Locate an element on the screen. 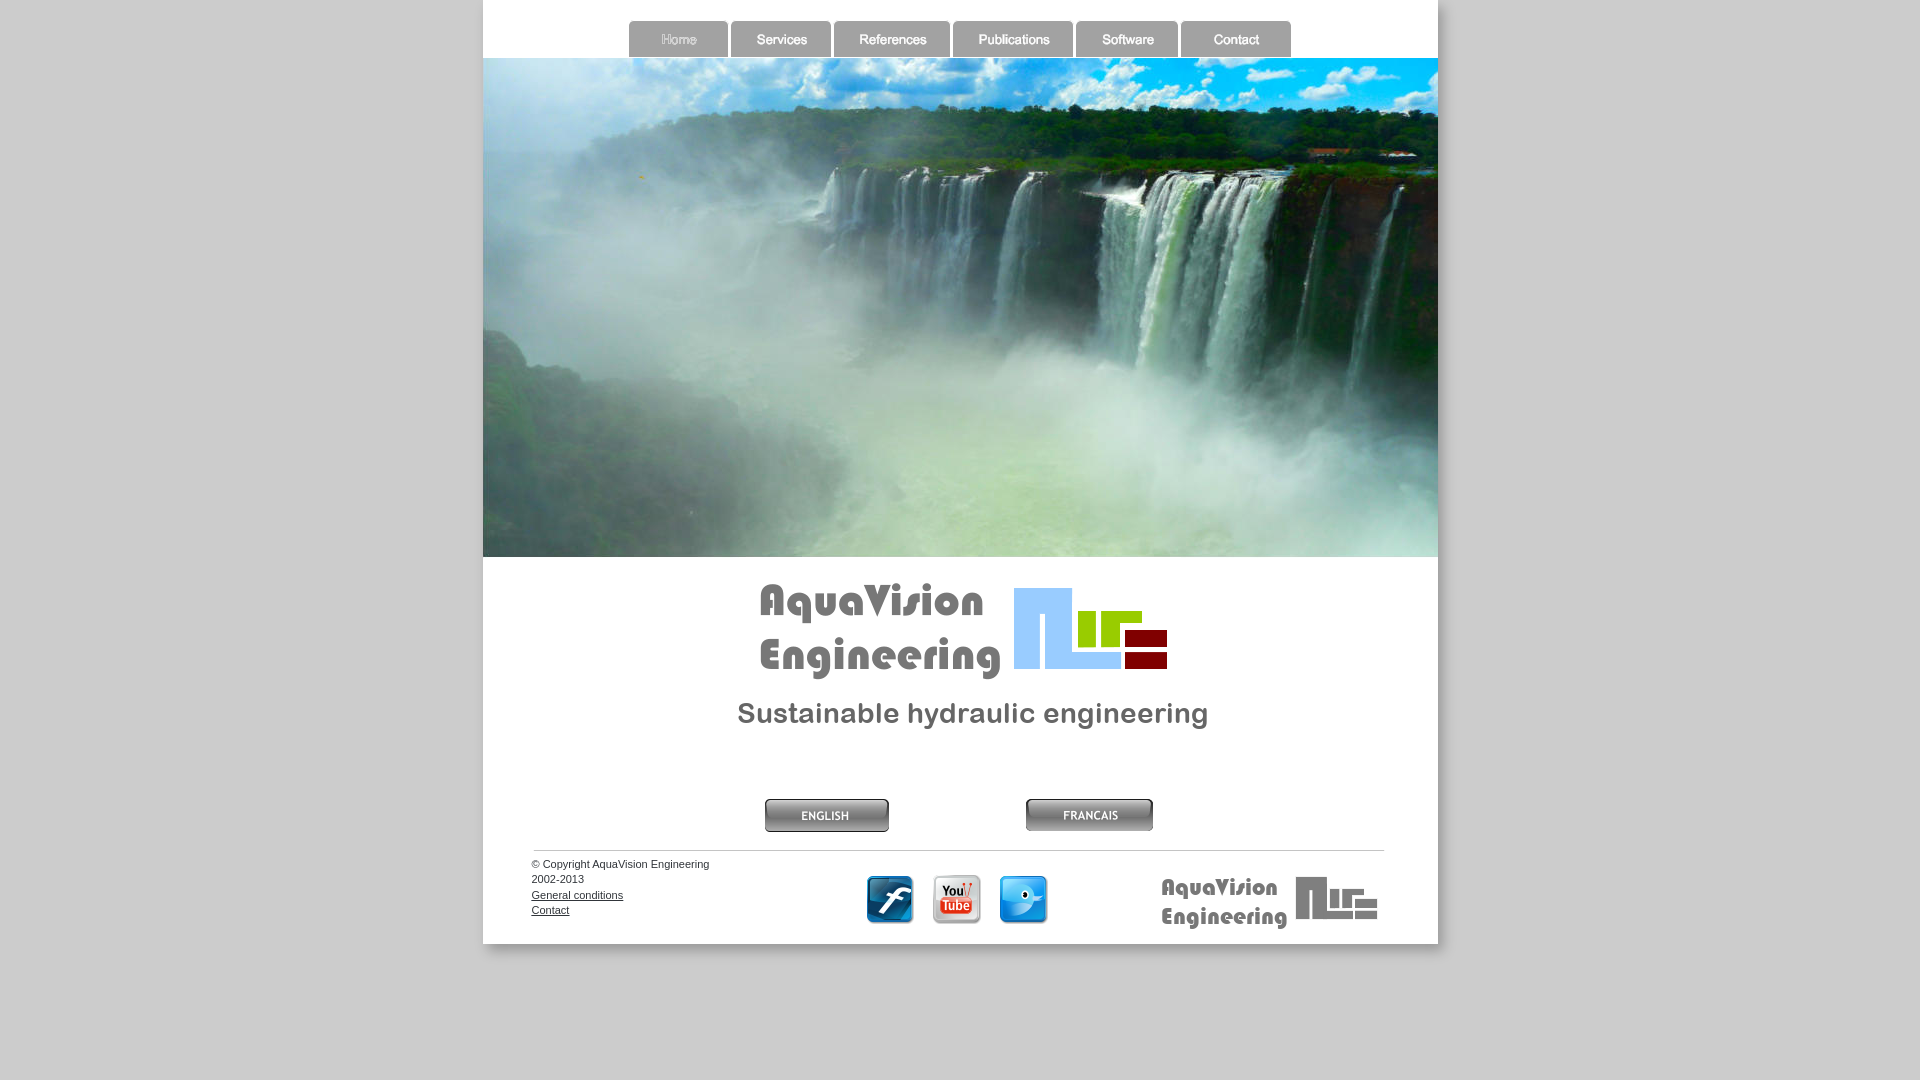  'Contact' is located at coordinates (532, 910).